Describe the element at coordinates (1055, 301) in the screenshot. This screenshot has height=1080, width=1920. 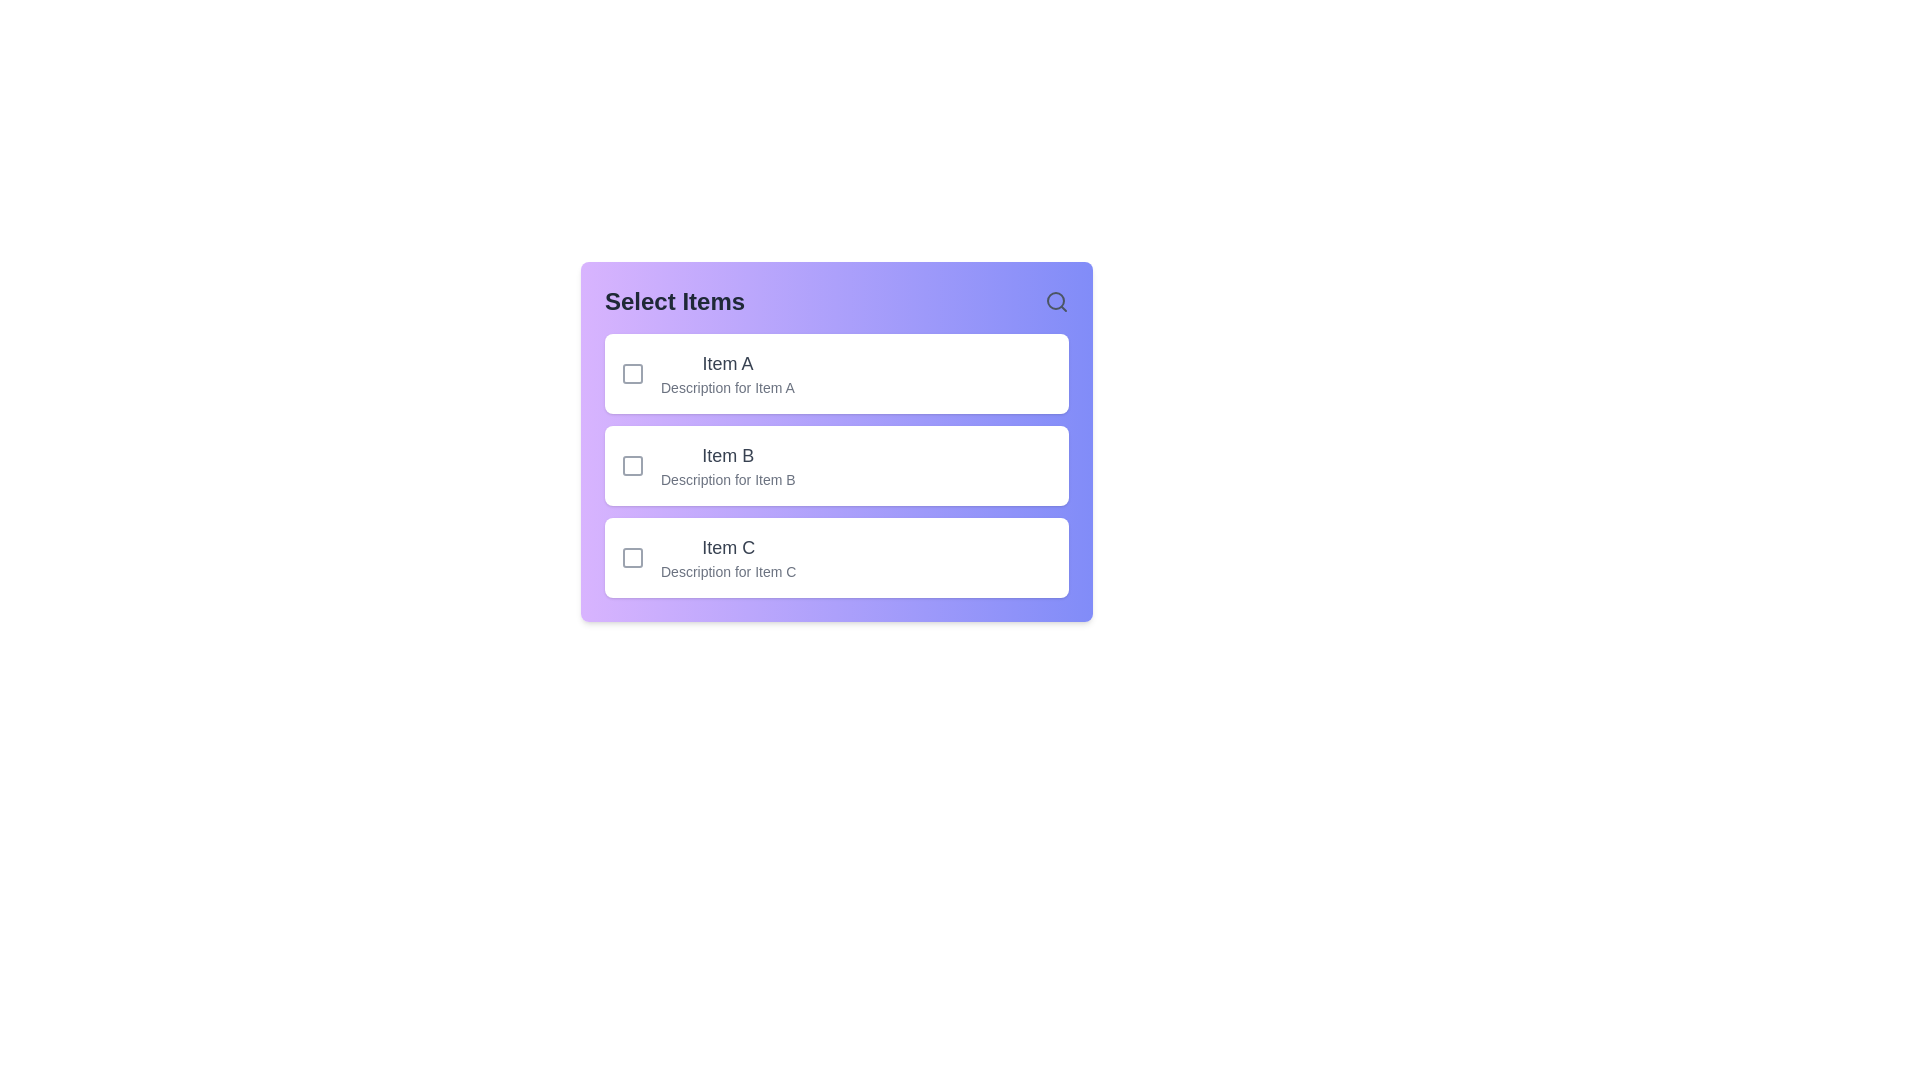
I see `the search icon at the top-right corner of the component` at that location.